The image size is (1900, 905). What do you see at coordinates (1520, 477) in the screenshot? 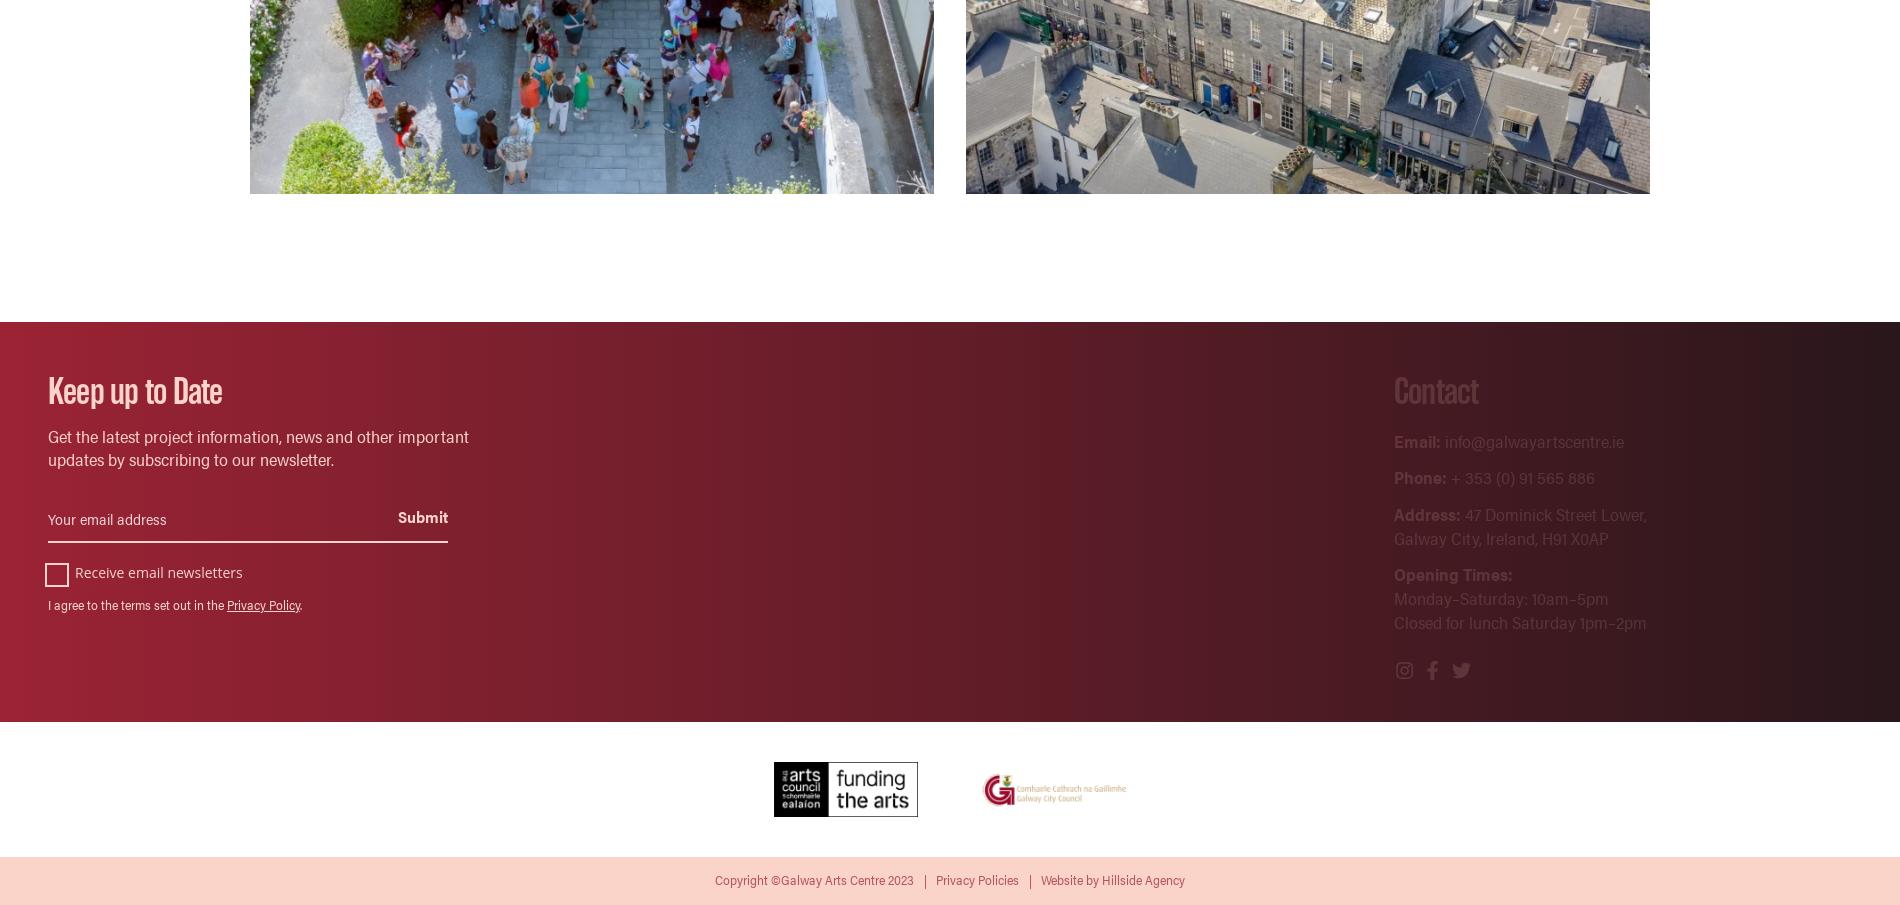
I see `'+ 353 (0) 91 565 886'` at bounding box center [1520, 477].